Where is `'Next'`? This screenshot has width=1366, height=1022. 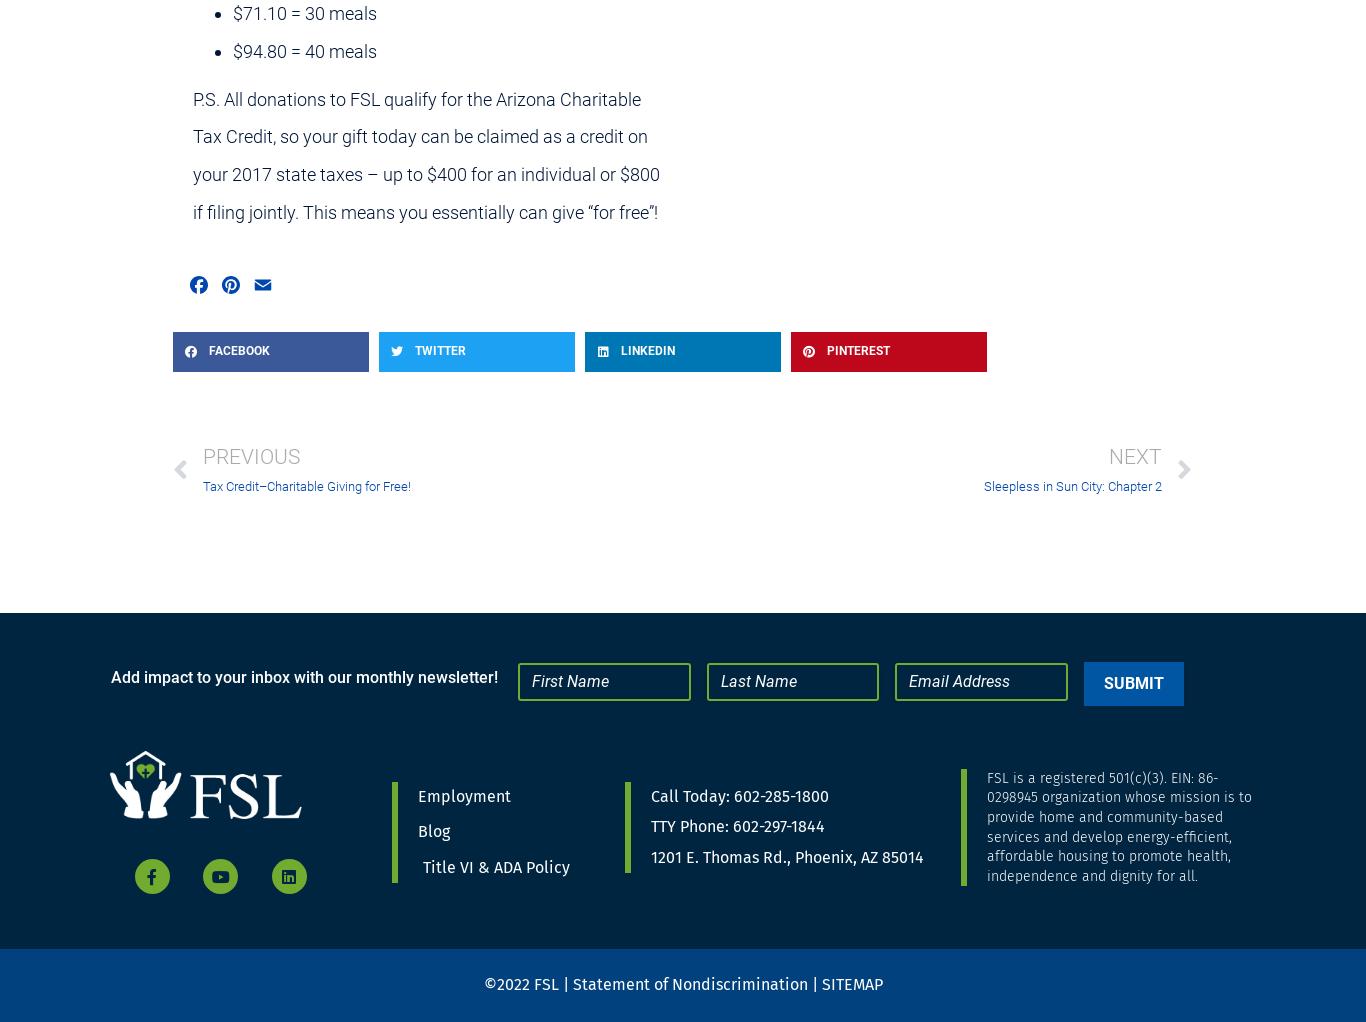 'Next' is located at coordinates (1134, 455).